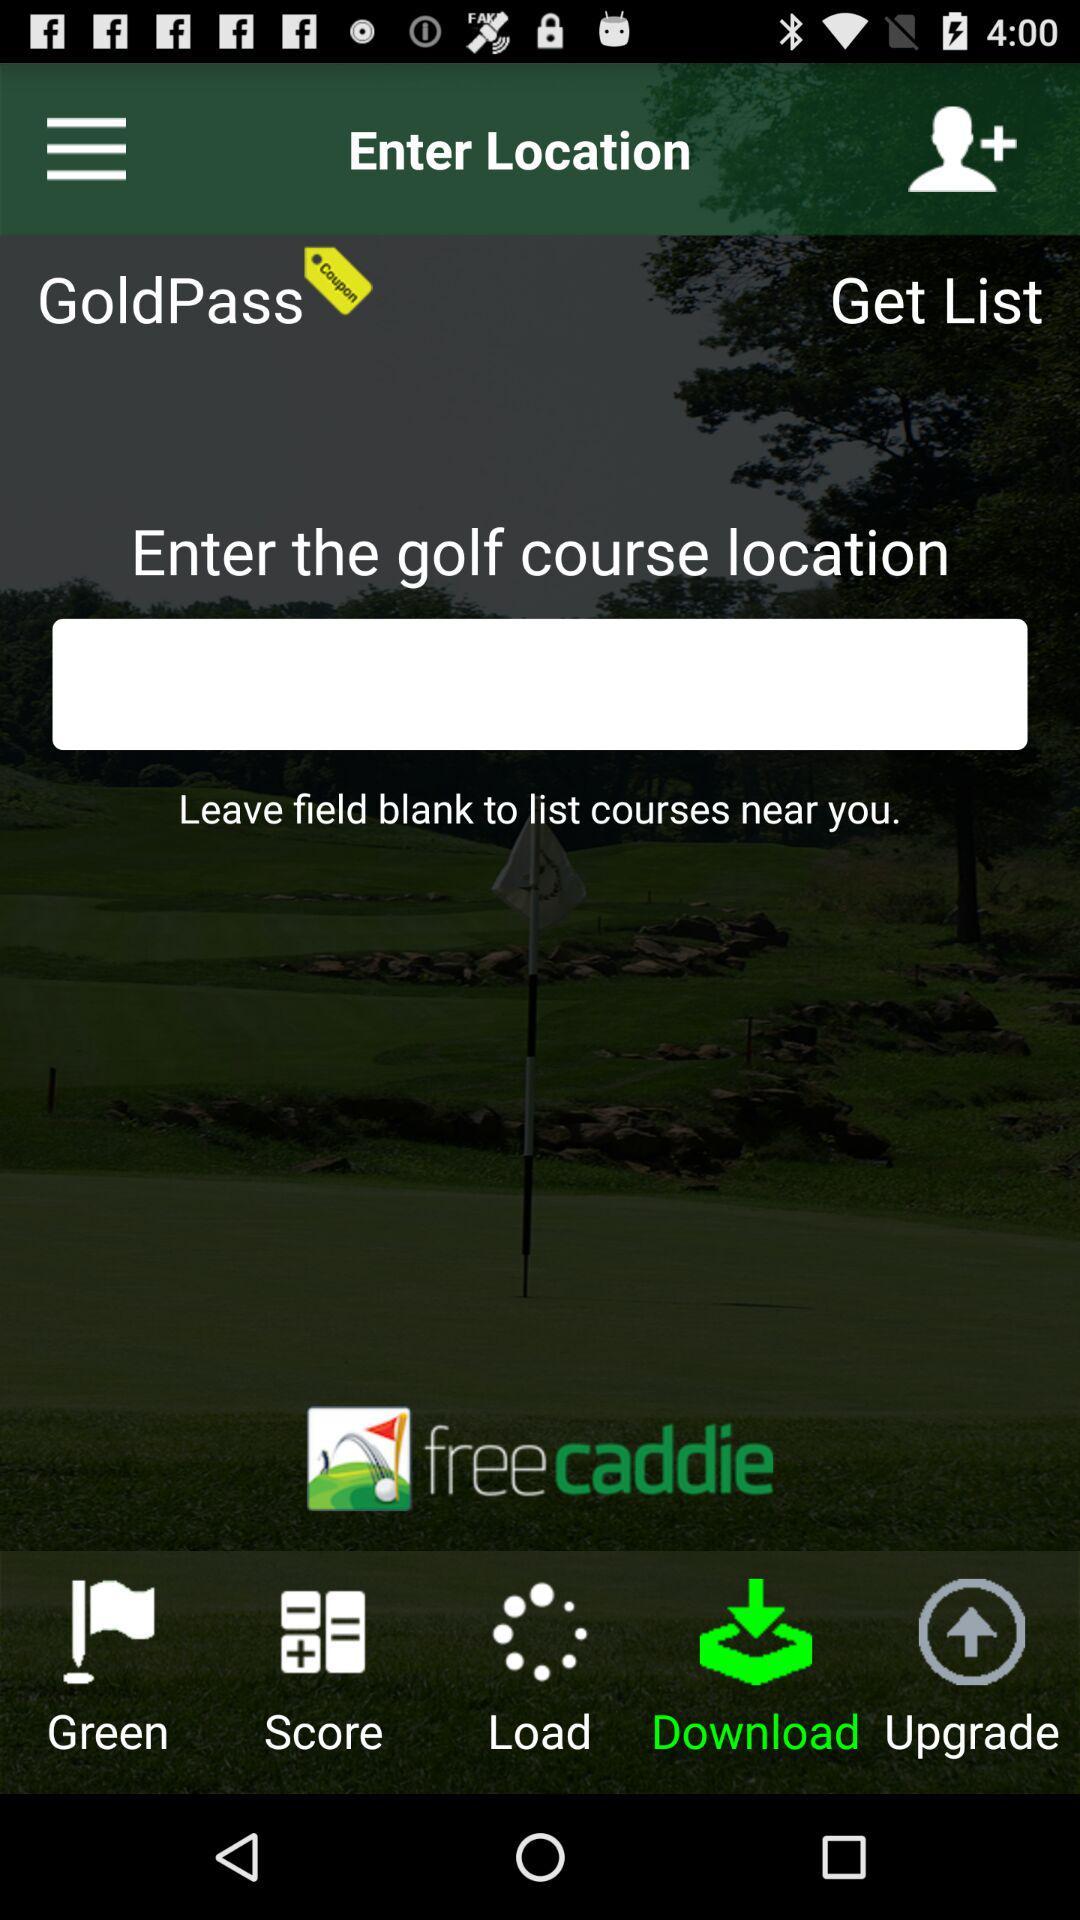 This screenshot has width=1080, height=1920. I want to click on search golf courses, so click(540, 684).